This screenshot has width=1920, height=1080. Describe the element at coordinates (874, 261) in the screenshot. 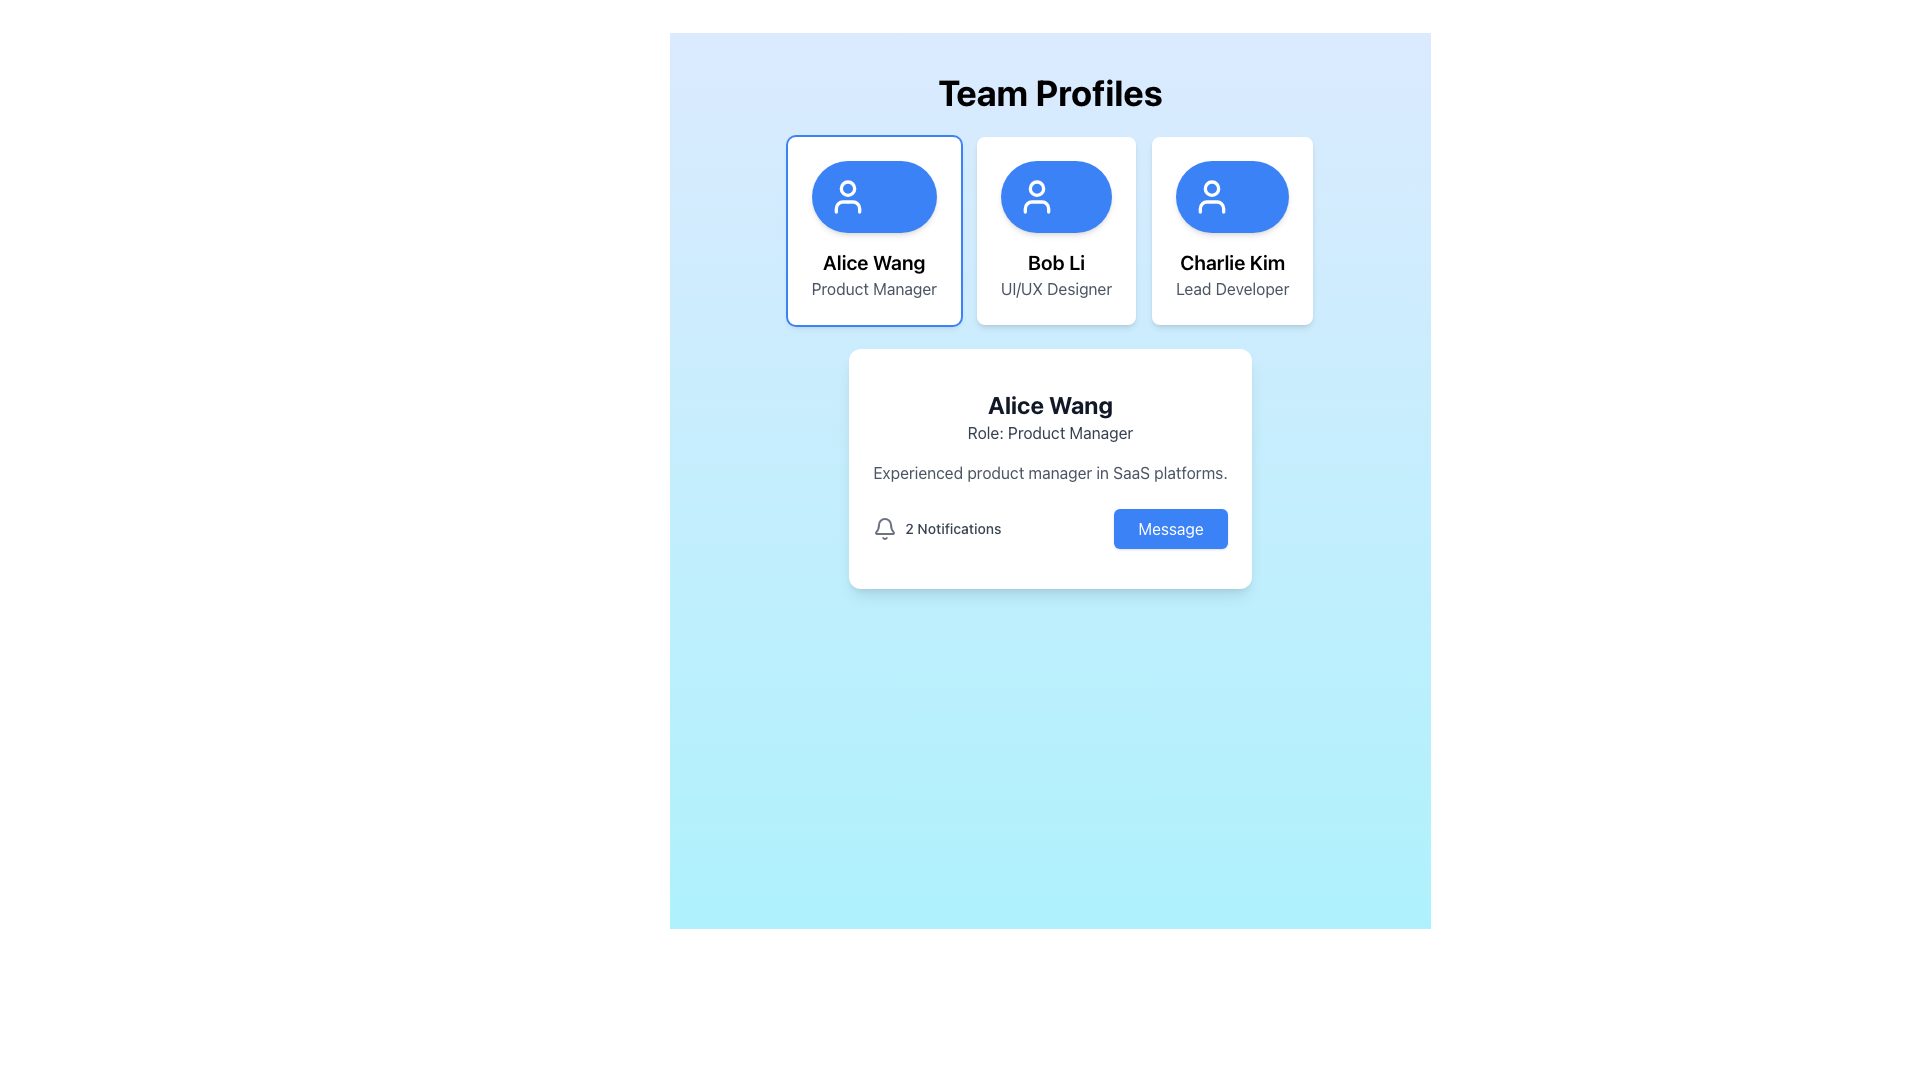

I see `the text label displaying the name 'Alice Wang', which is situated in Alice Wang's profile card directly above the 'Product Manager' label and below the circular profile icon` at that location.